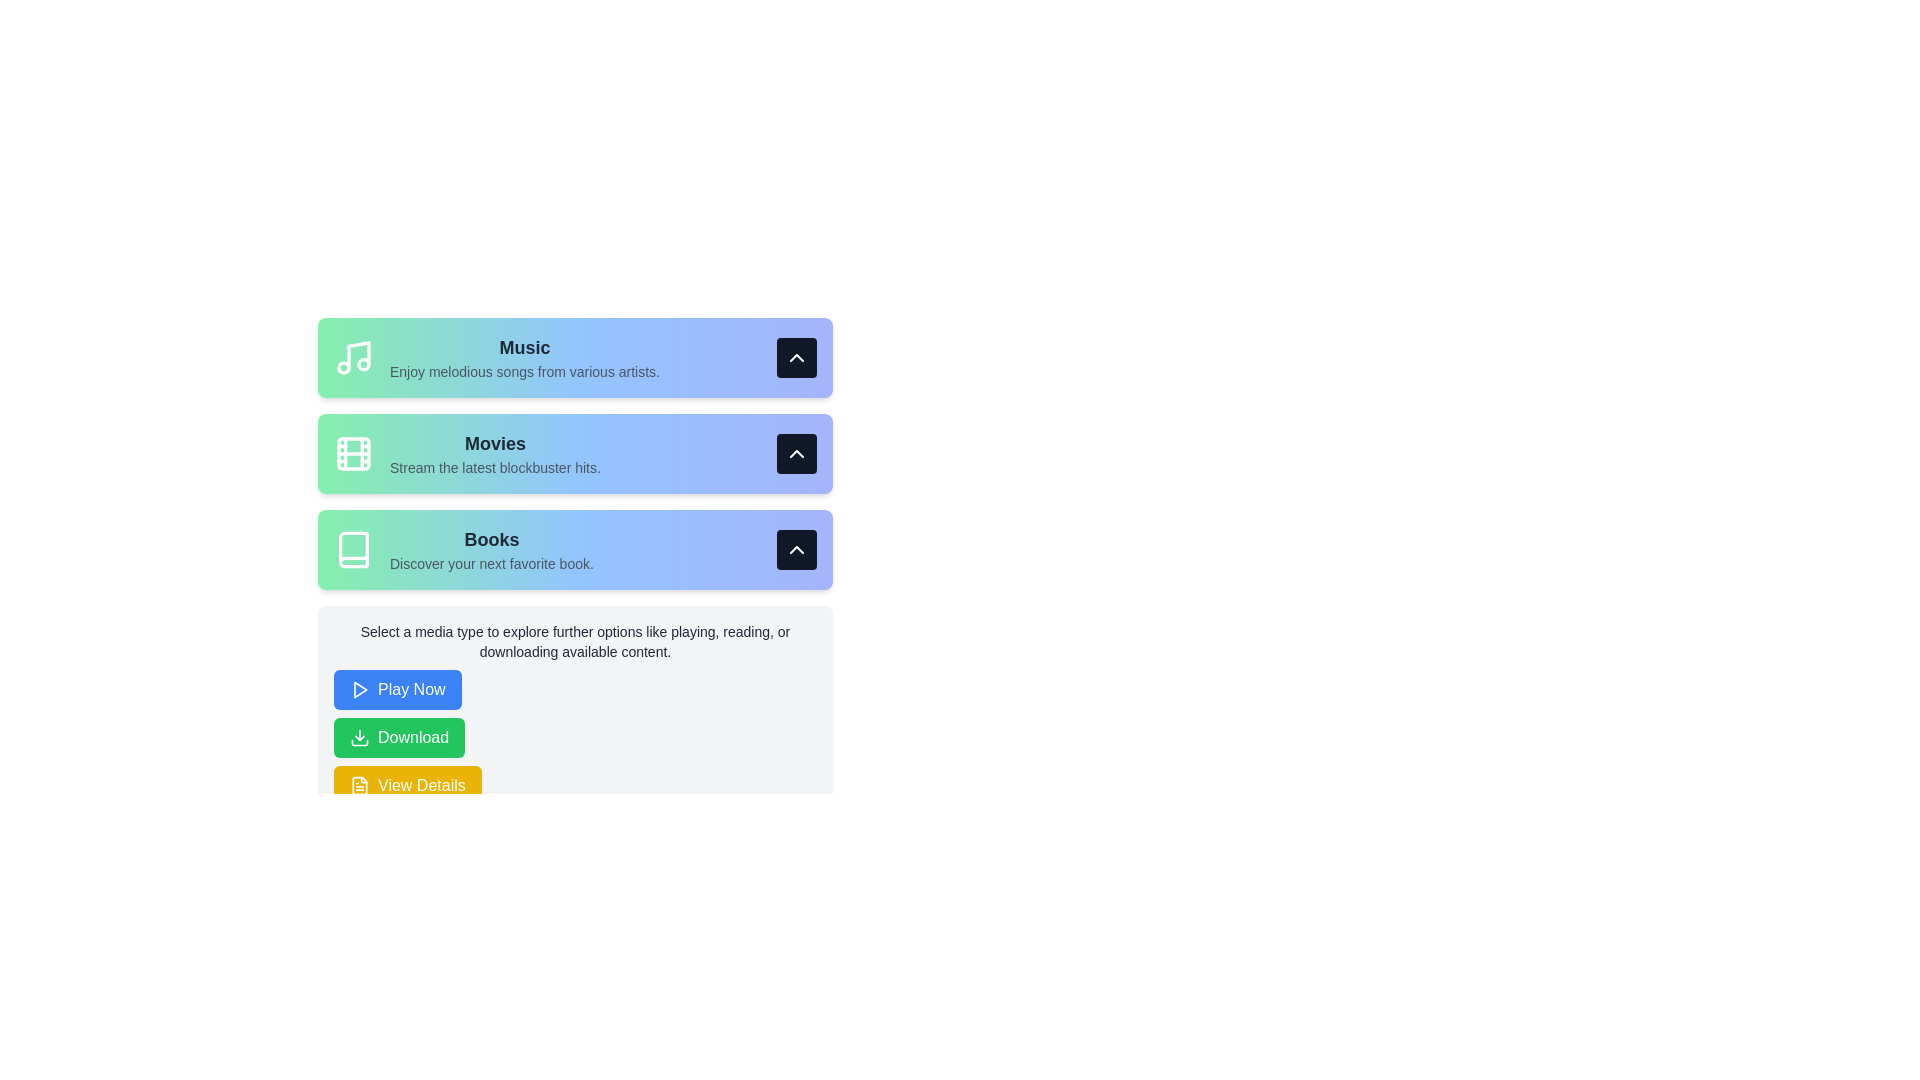 The height and width of the screenshot is (1080, 1920). I want to click on the play icon located to the left of the 'Play Now' button's text, which serves as an actionable cue for initiating a play action, so click(360, 689).